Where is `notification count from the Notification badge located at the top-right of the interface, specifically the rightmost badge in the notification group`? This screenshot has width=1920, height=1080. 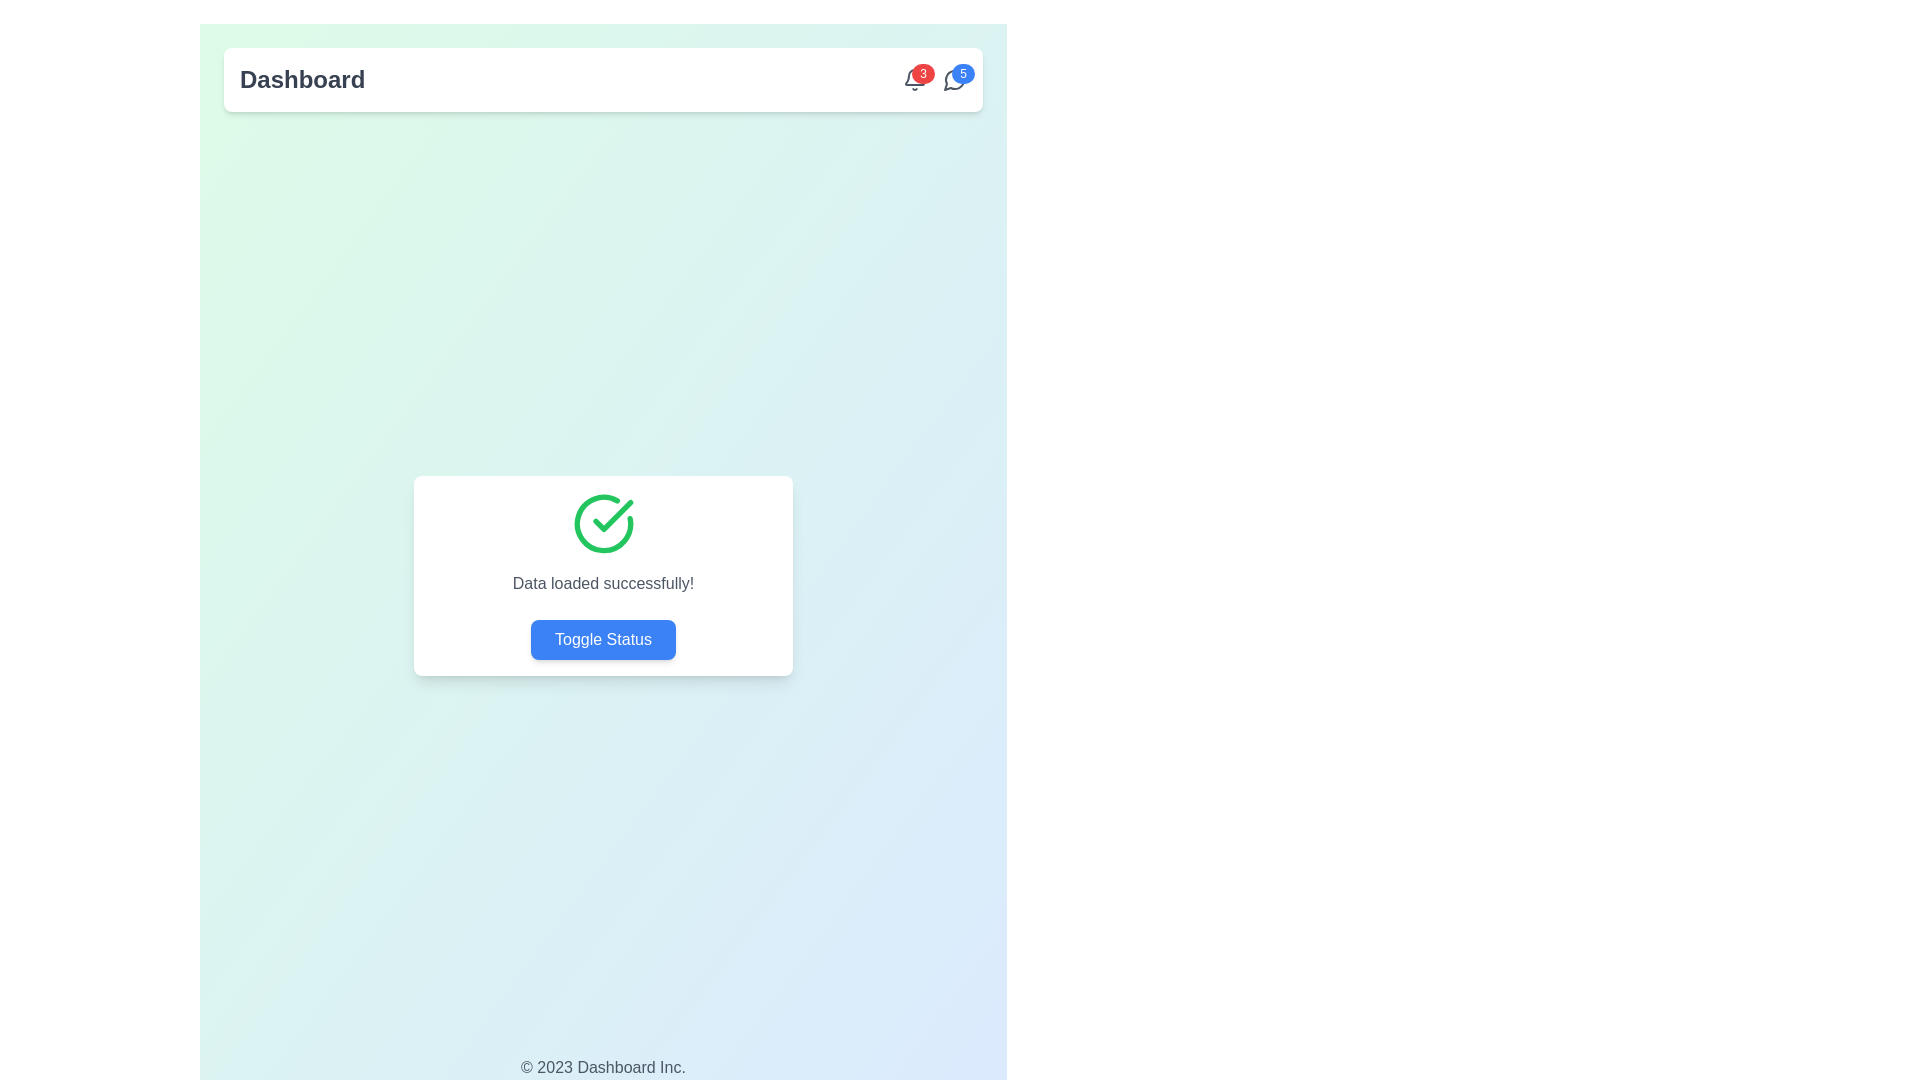
notification count from the Notification badge located at the top-right of the interface, specifically the rightmost badge in the notification group is located at coordinates (954, 79).